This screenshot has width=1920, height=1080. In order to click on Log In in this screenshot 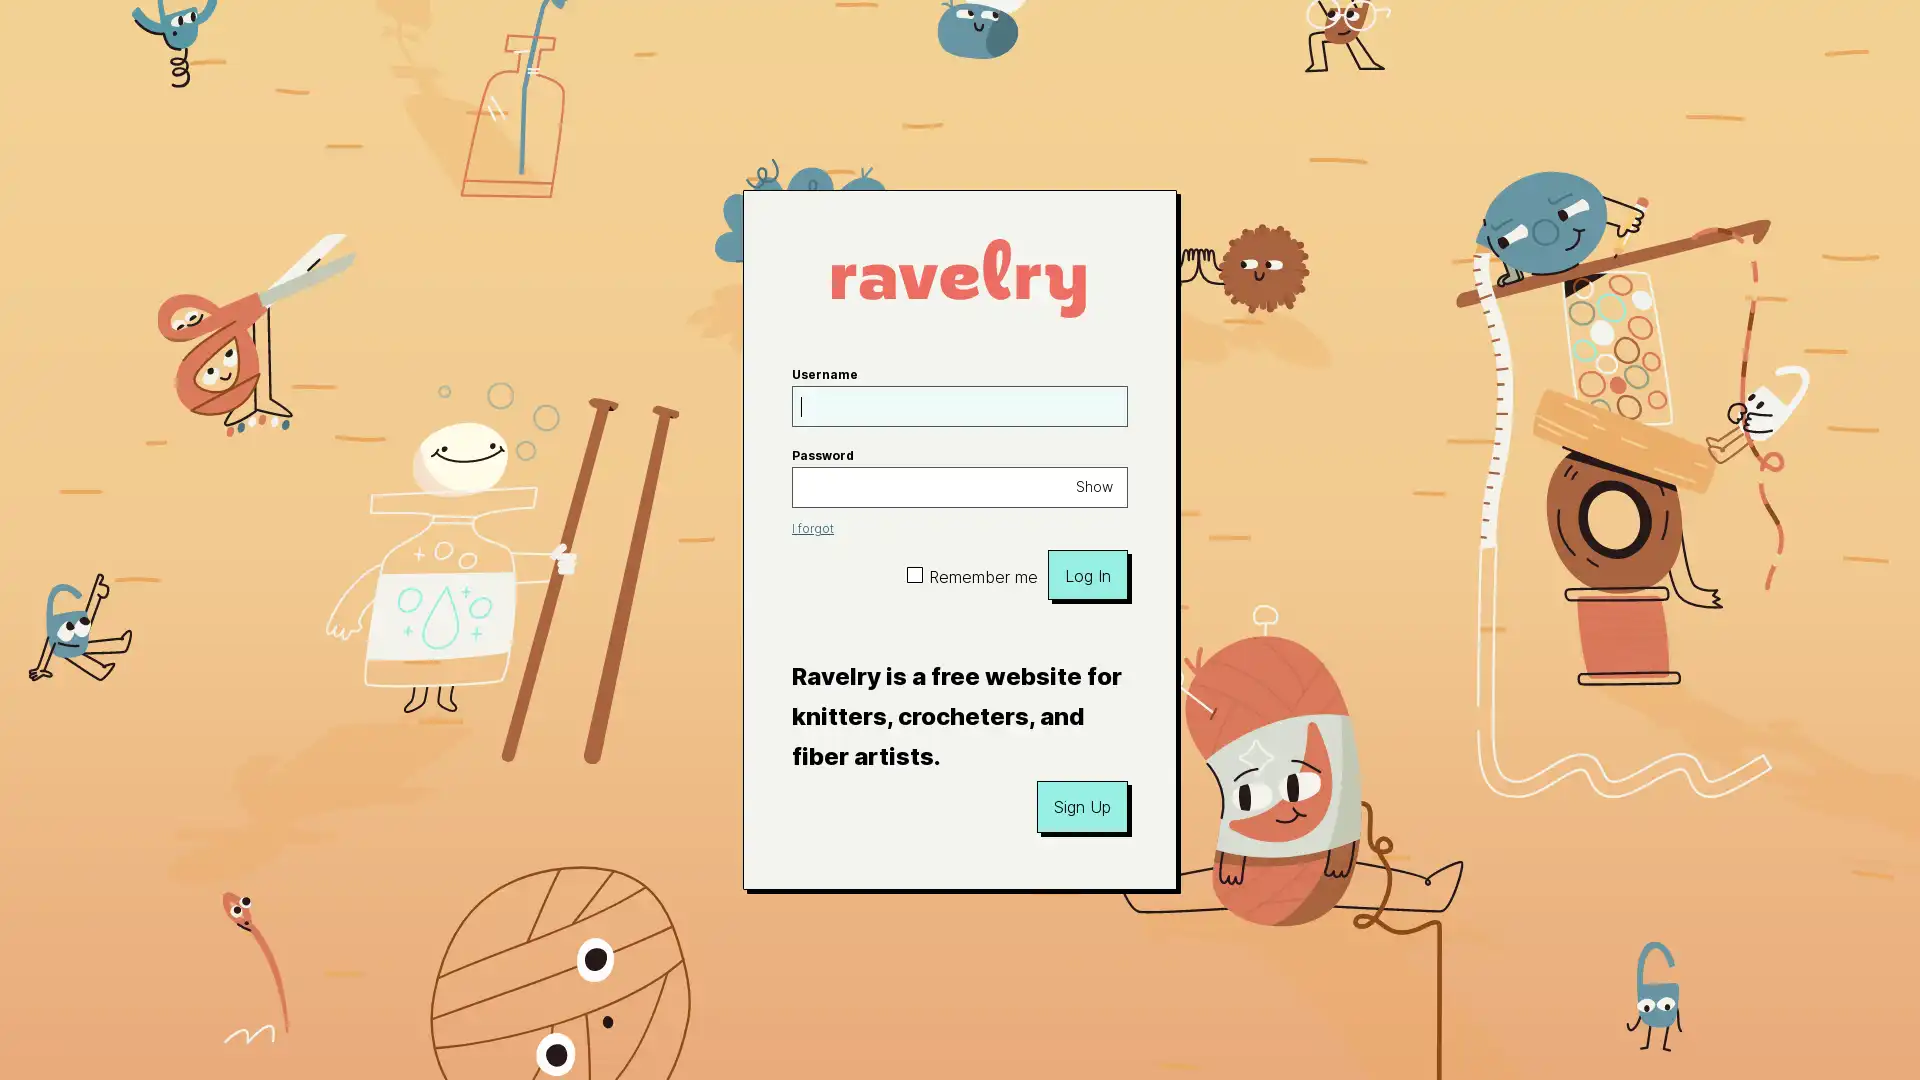, I will do `click(1087, 574)`.